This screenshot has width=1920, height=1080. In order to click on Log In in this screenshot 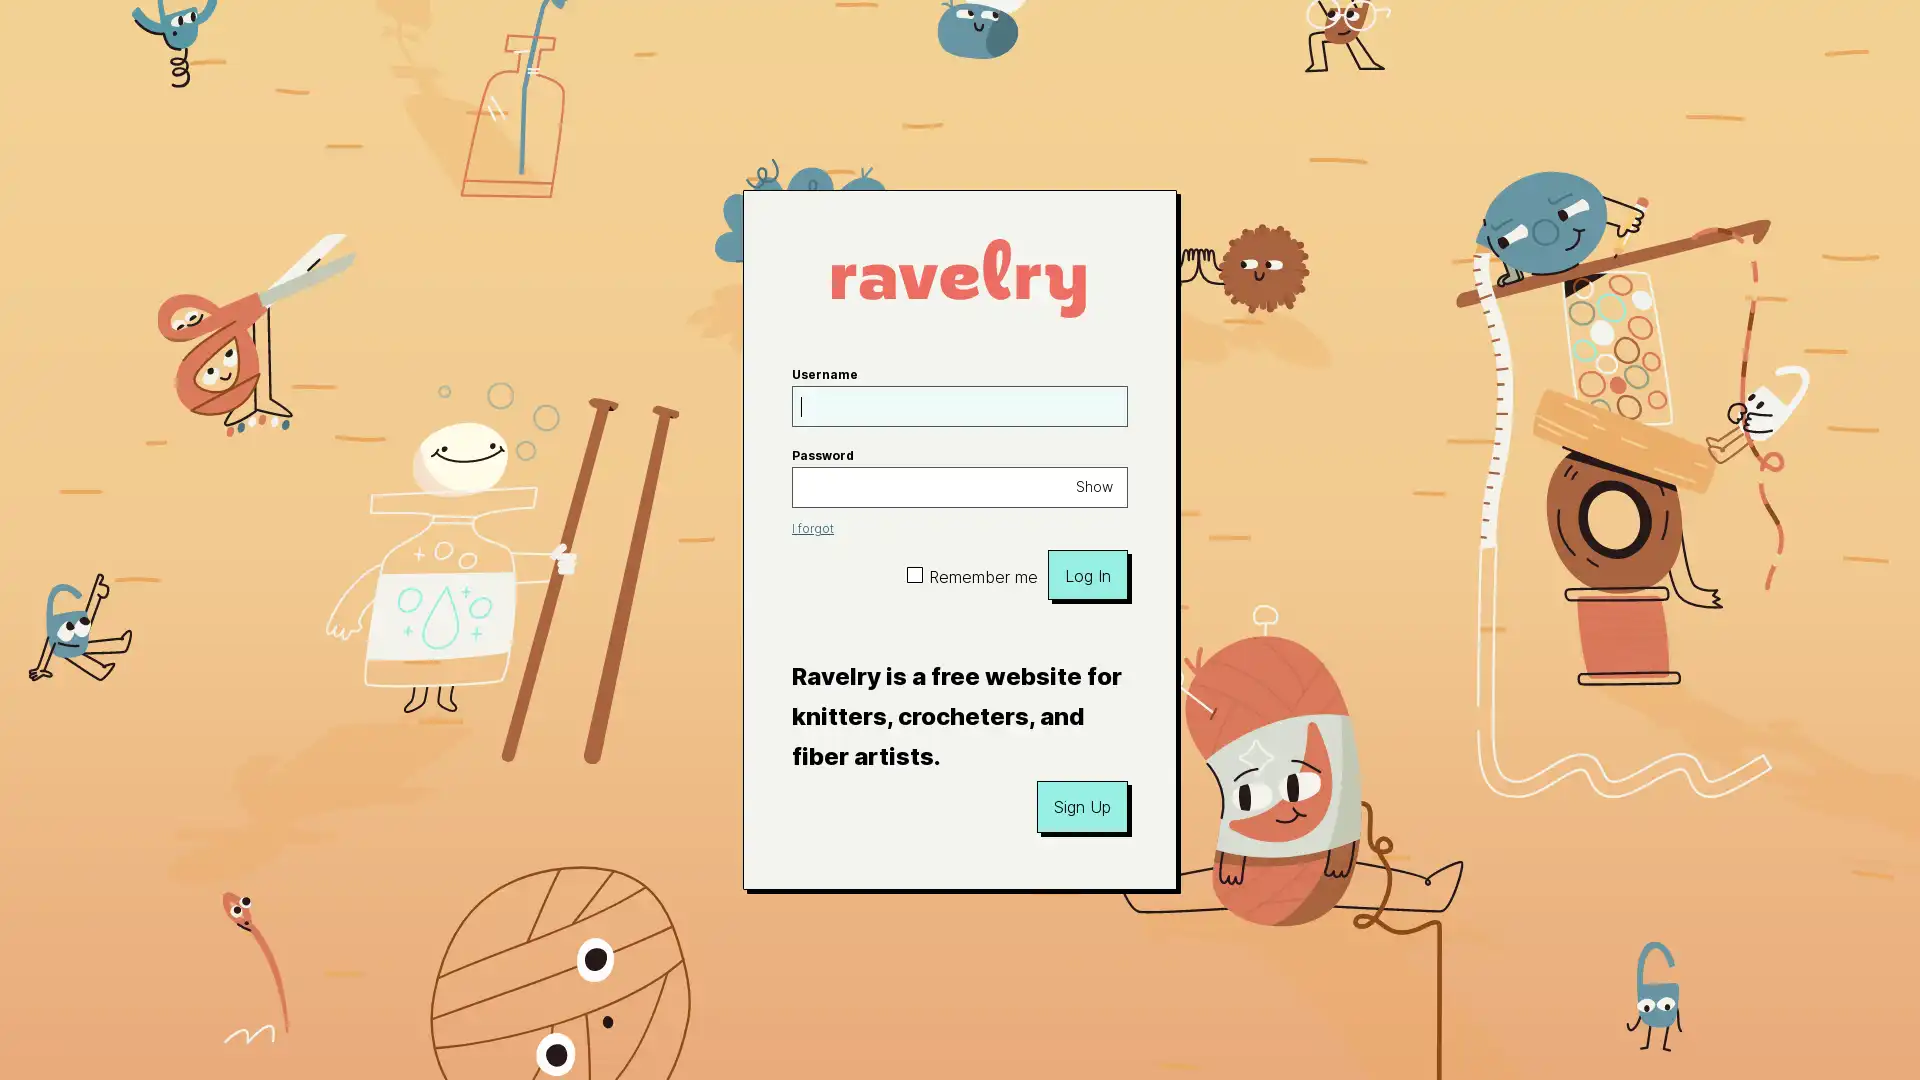, I will do `click(1087, 574)`.